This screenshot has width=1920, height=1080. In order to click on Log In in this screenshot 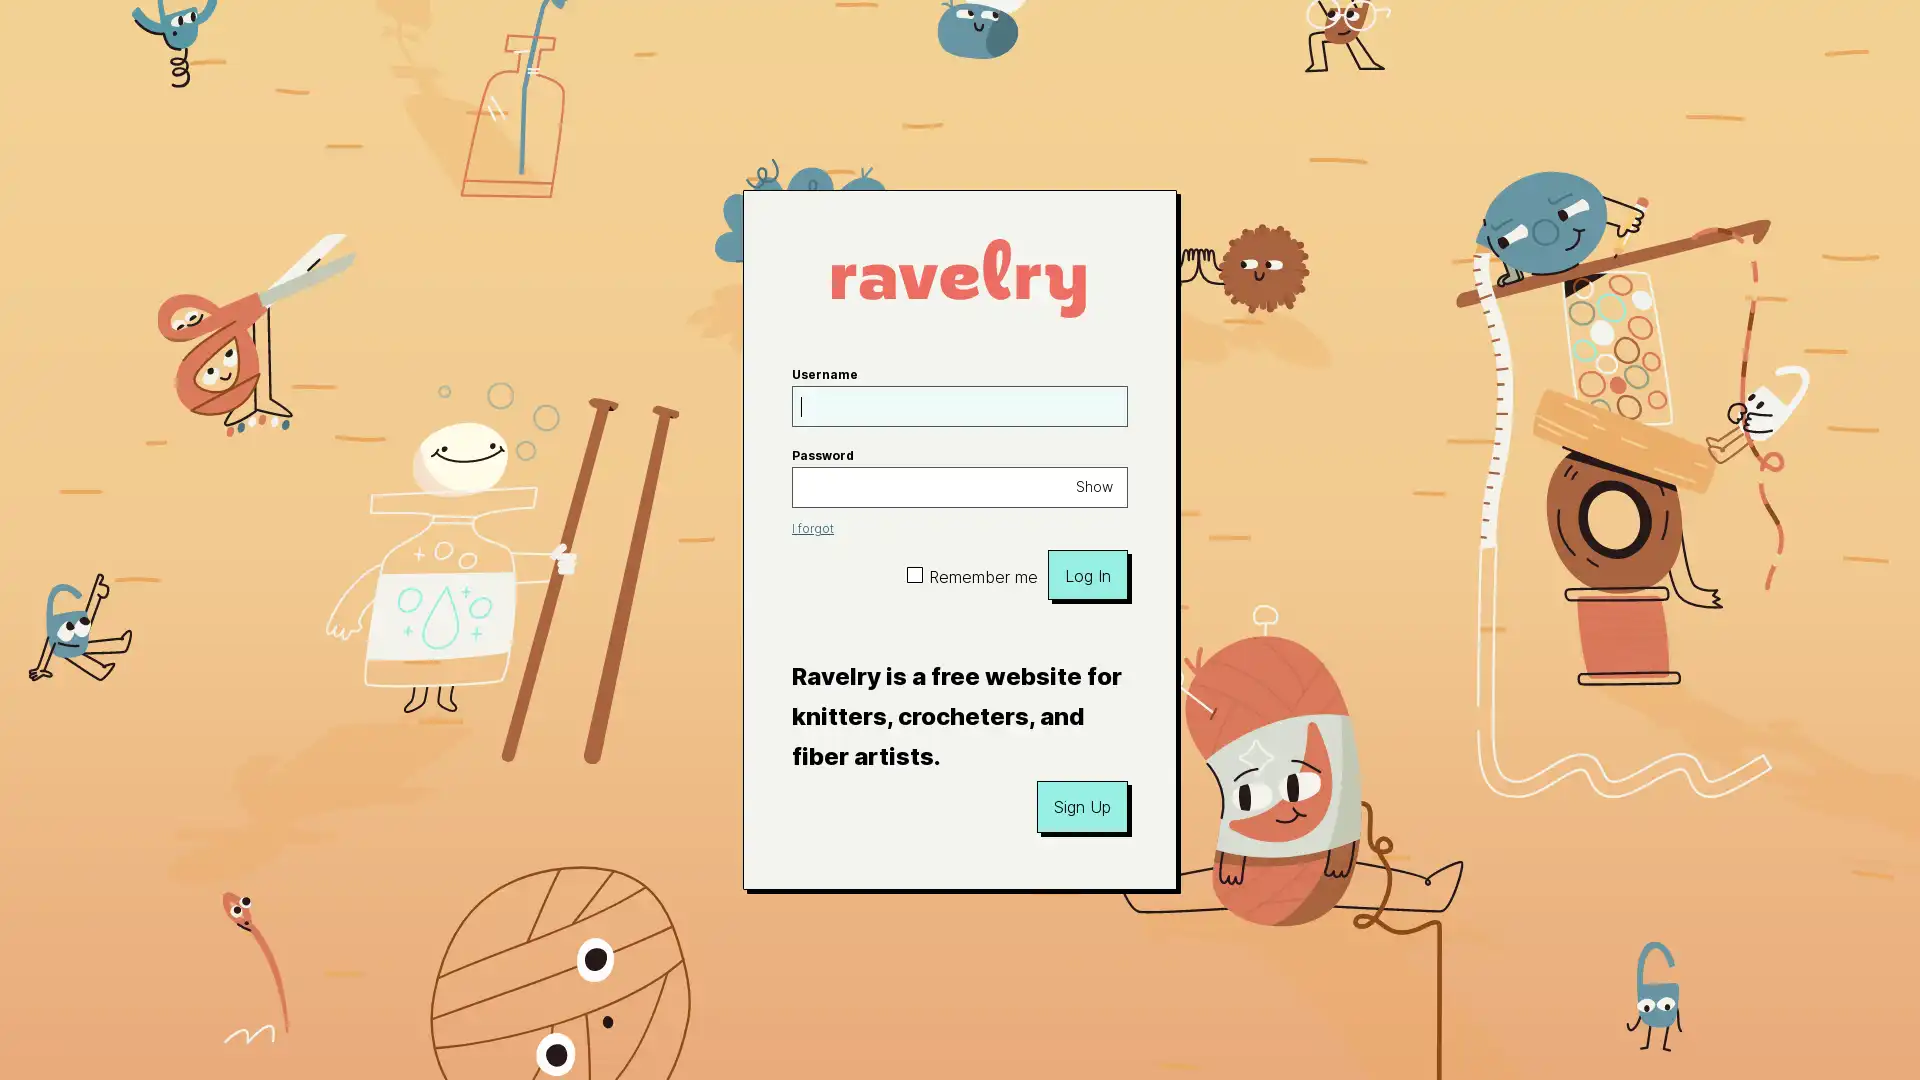, I will do `click(1087, 574)`.